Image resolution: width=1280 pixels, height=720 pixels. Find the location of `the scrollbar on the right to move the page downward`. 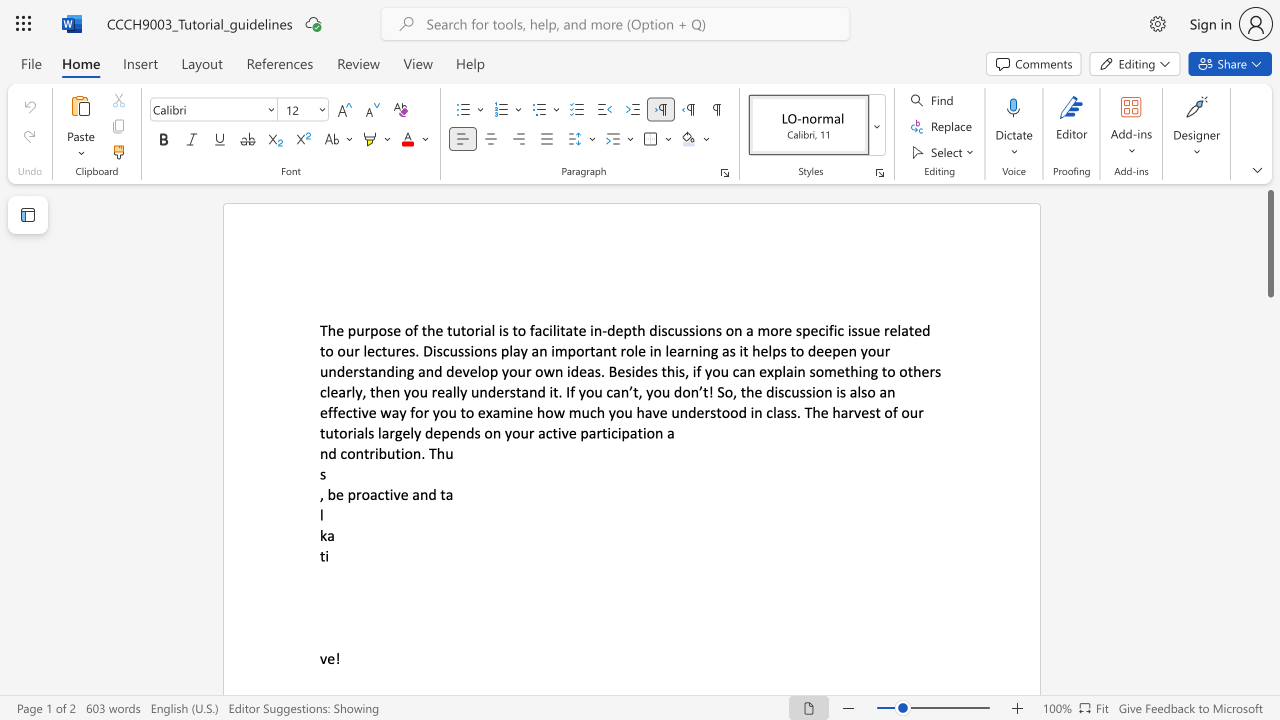

the scrollbar on the right to move the page downward is located at coordinates (1269, 518).